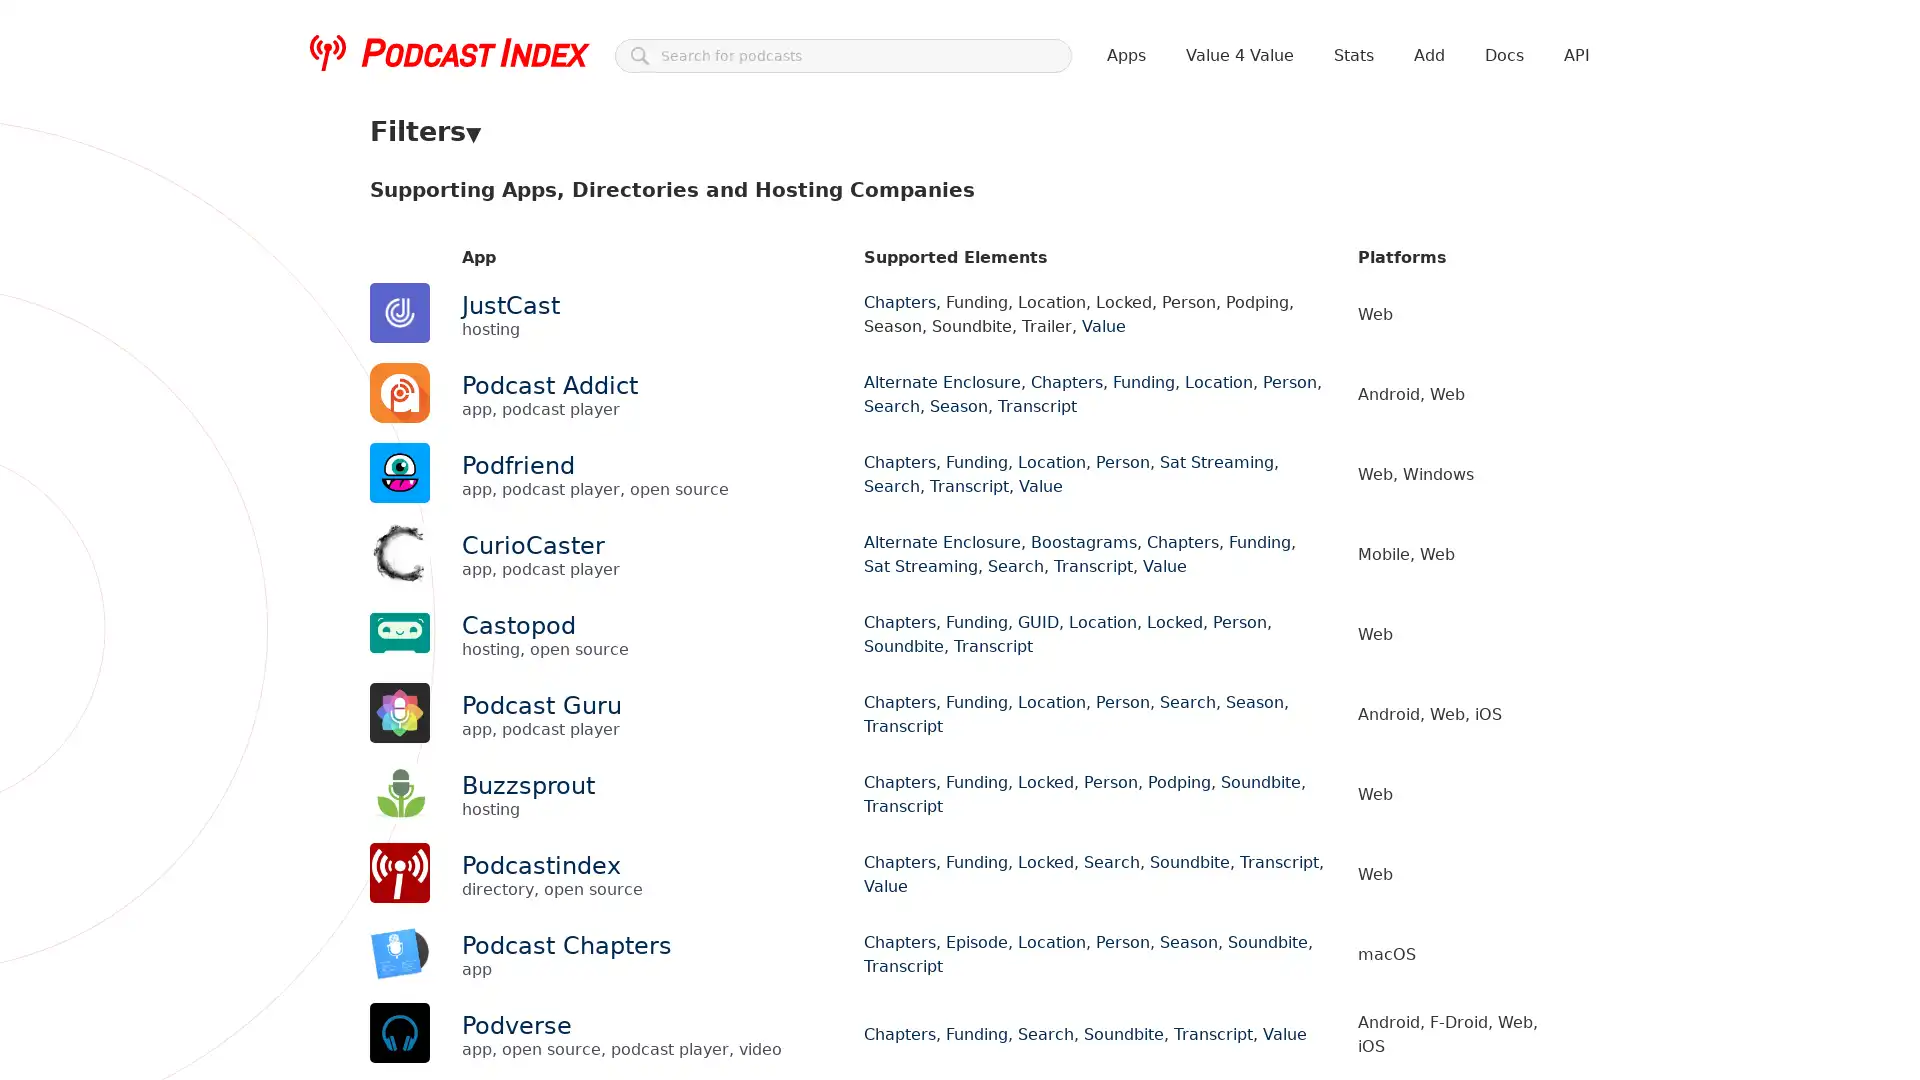  What do you see at coordinates (1014, 302) in the screenshot?
I see `Location` at bounding box center [1014, 302].